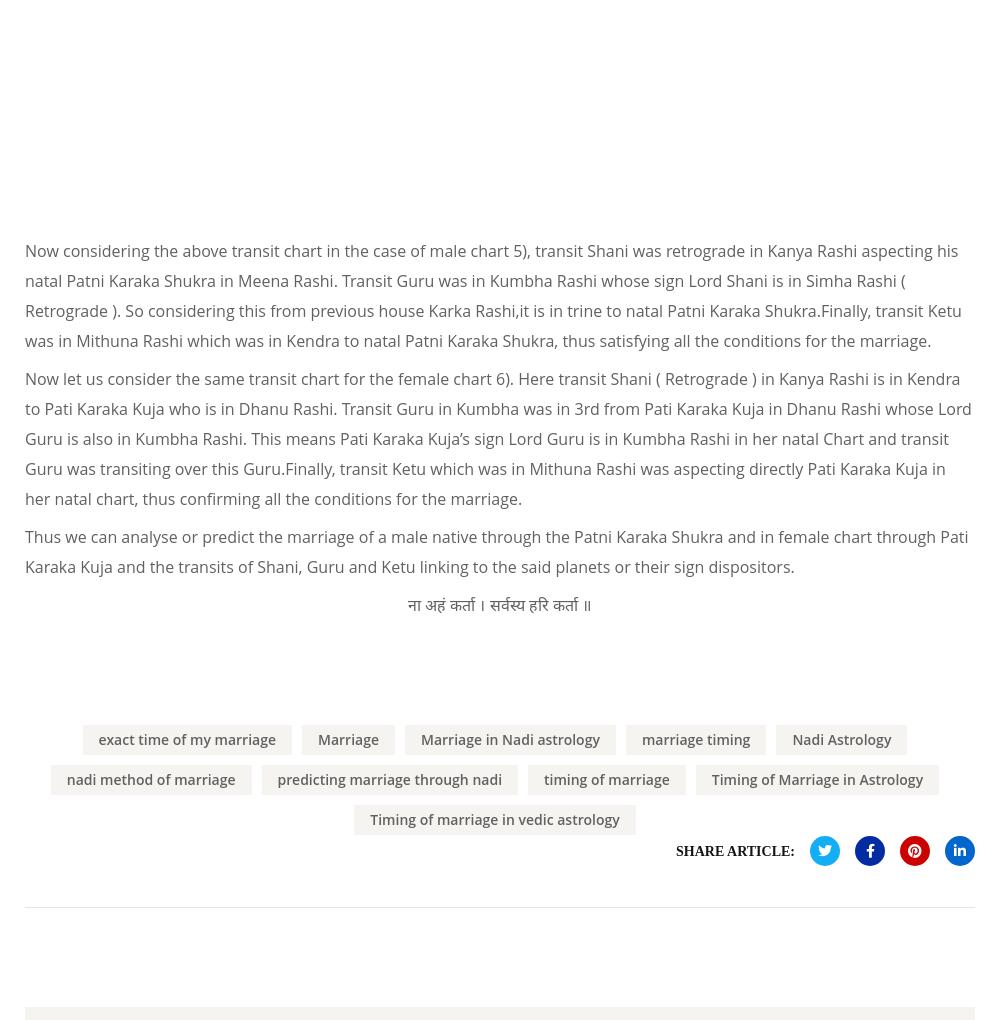  What do you see at coordinates (389, 777) in the screenshot?
I see `'predicting marriage through nadi'` at bounding box center [389, 777].